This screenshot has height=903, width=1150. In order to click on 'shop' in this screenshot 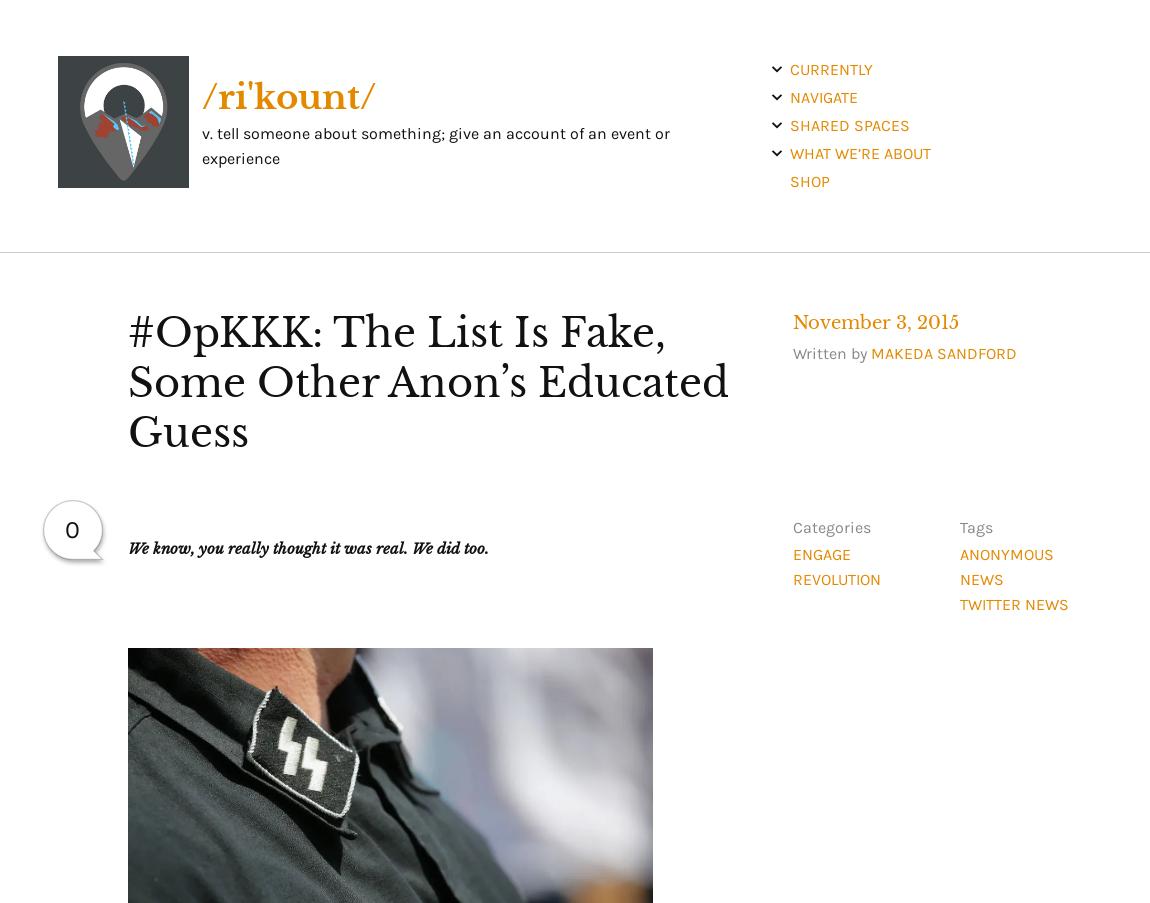, I will do `click(808, 180)`.